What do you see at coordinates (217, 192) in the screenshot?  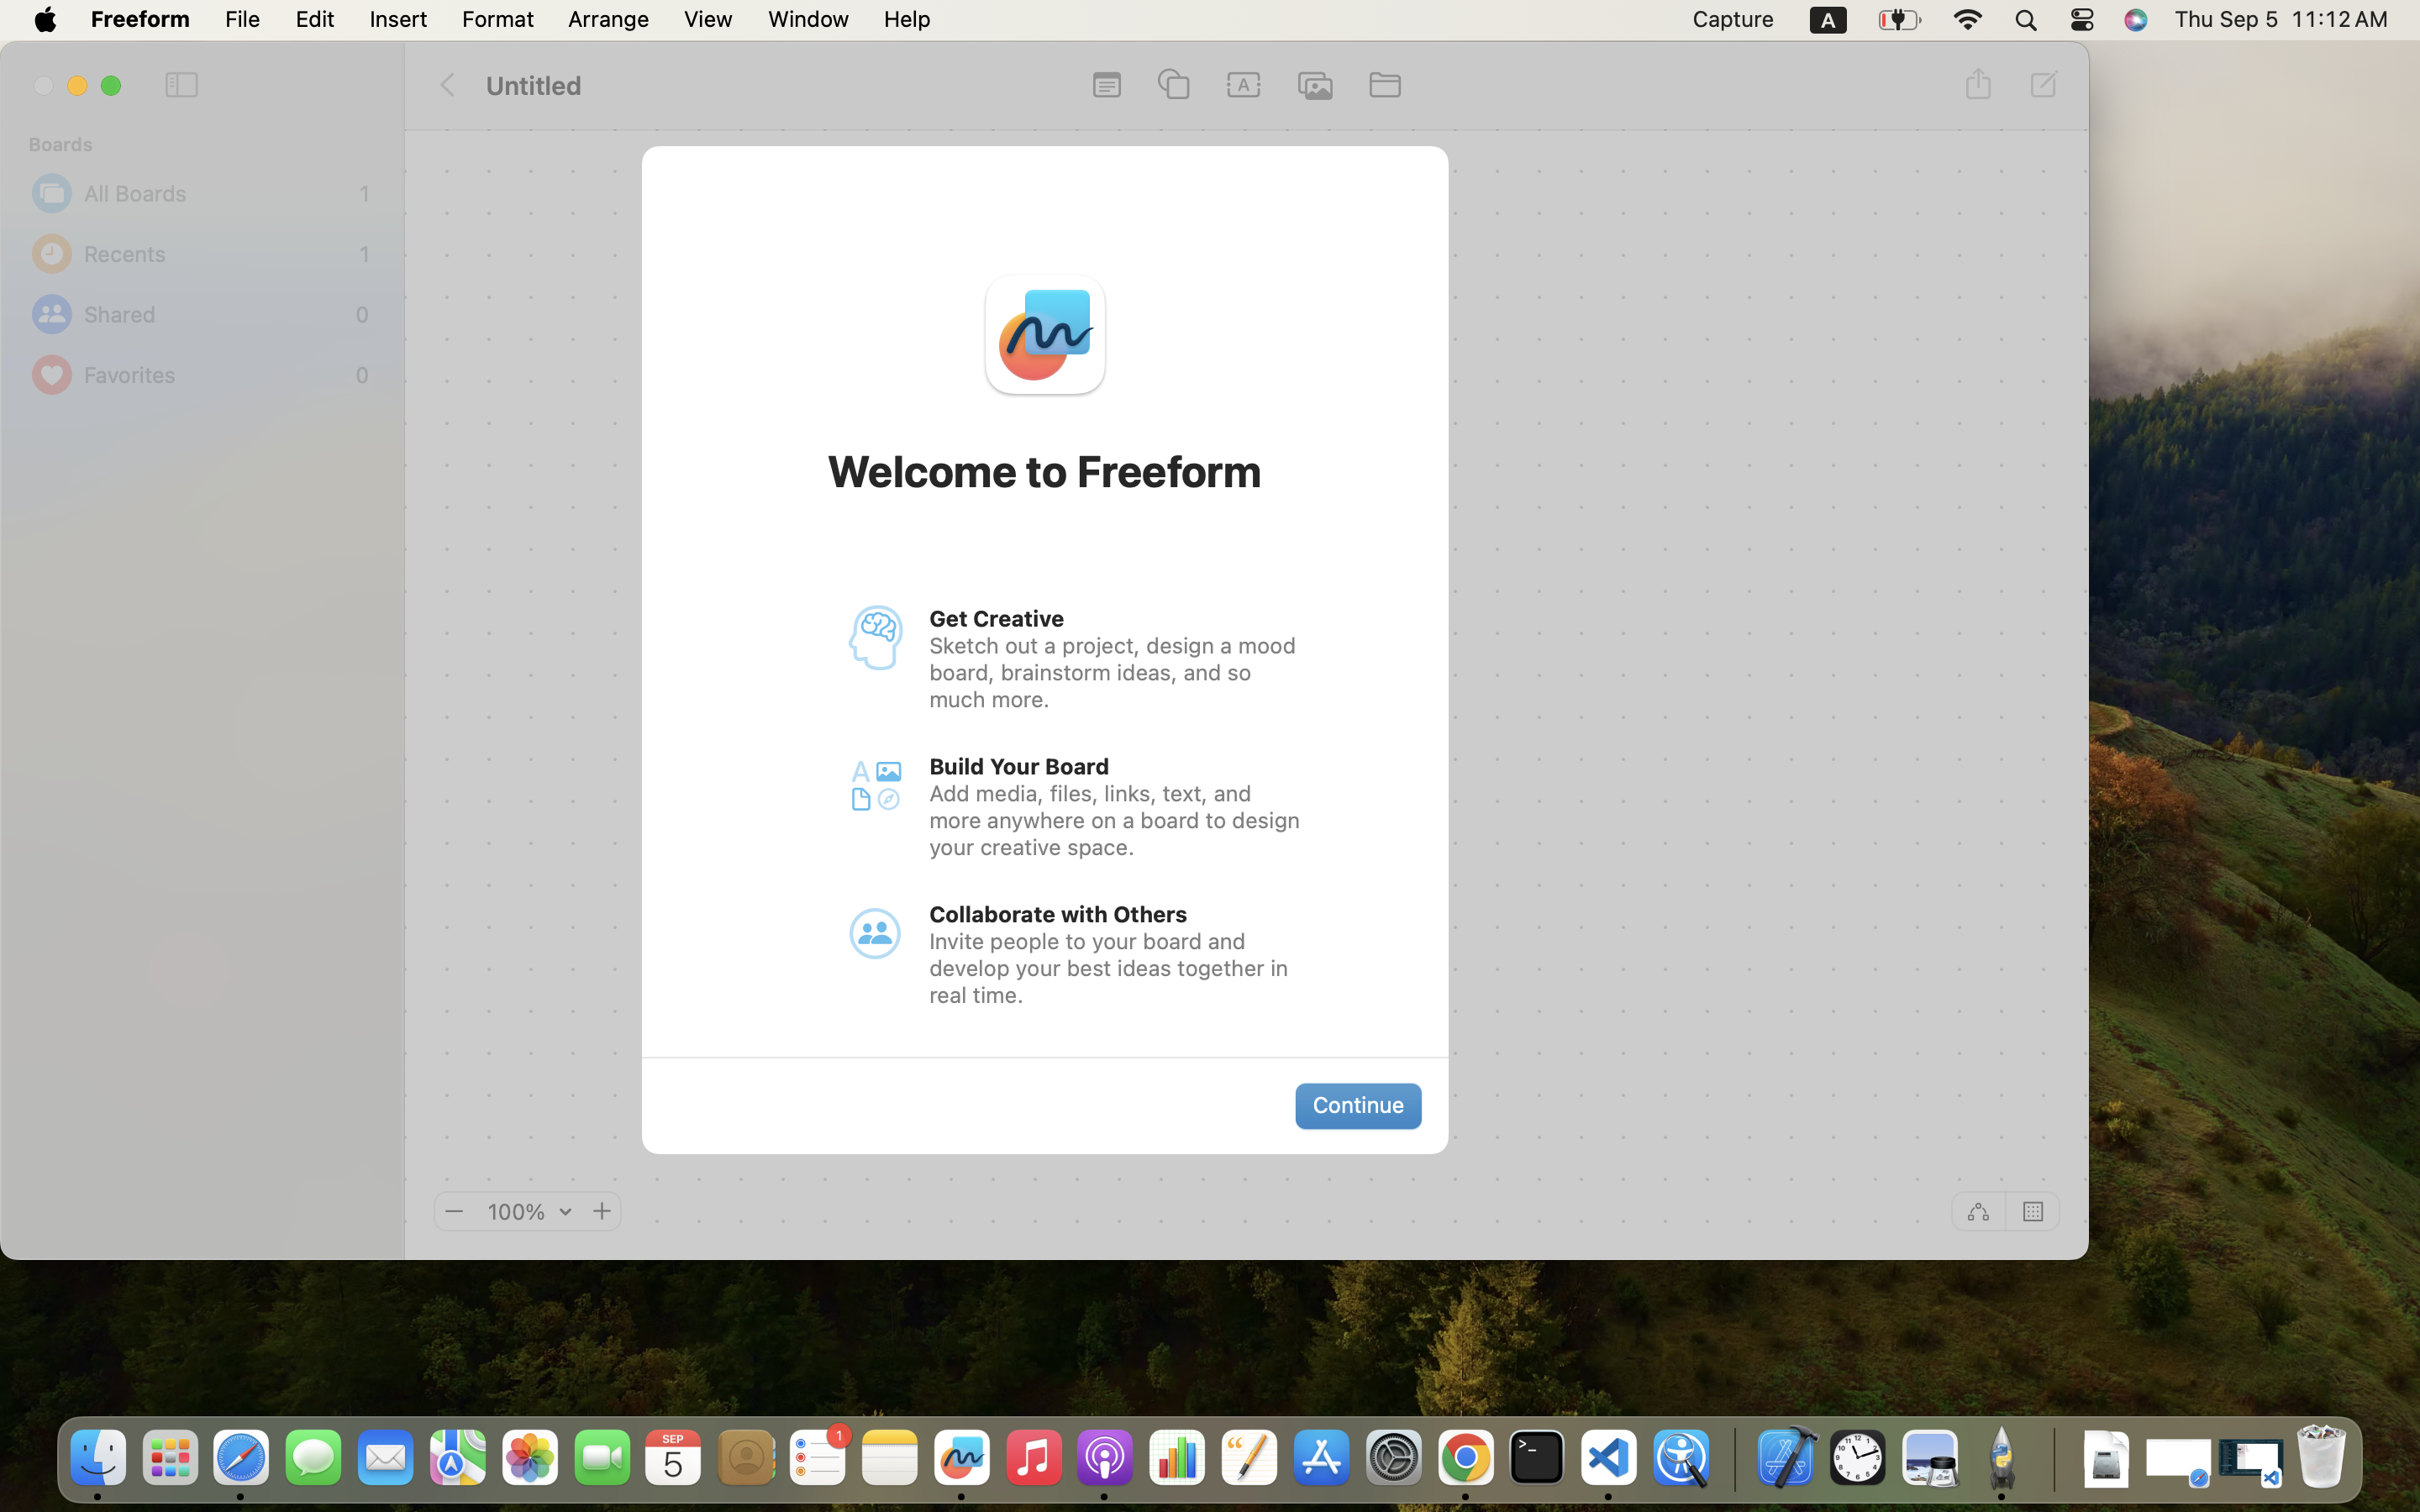 I see `'All Boards'` at bounding box center [217, 192].